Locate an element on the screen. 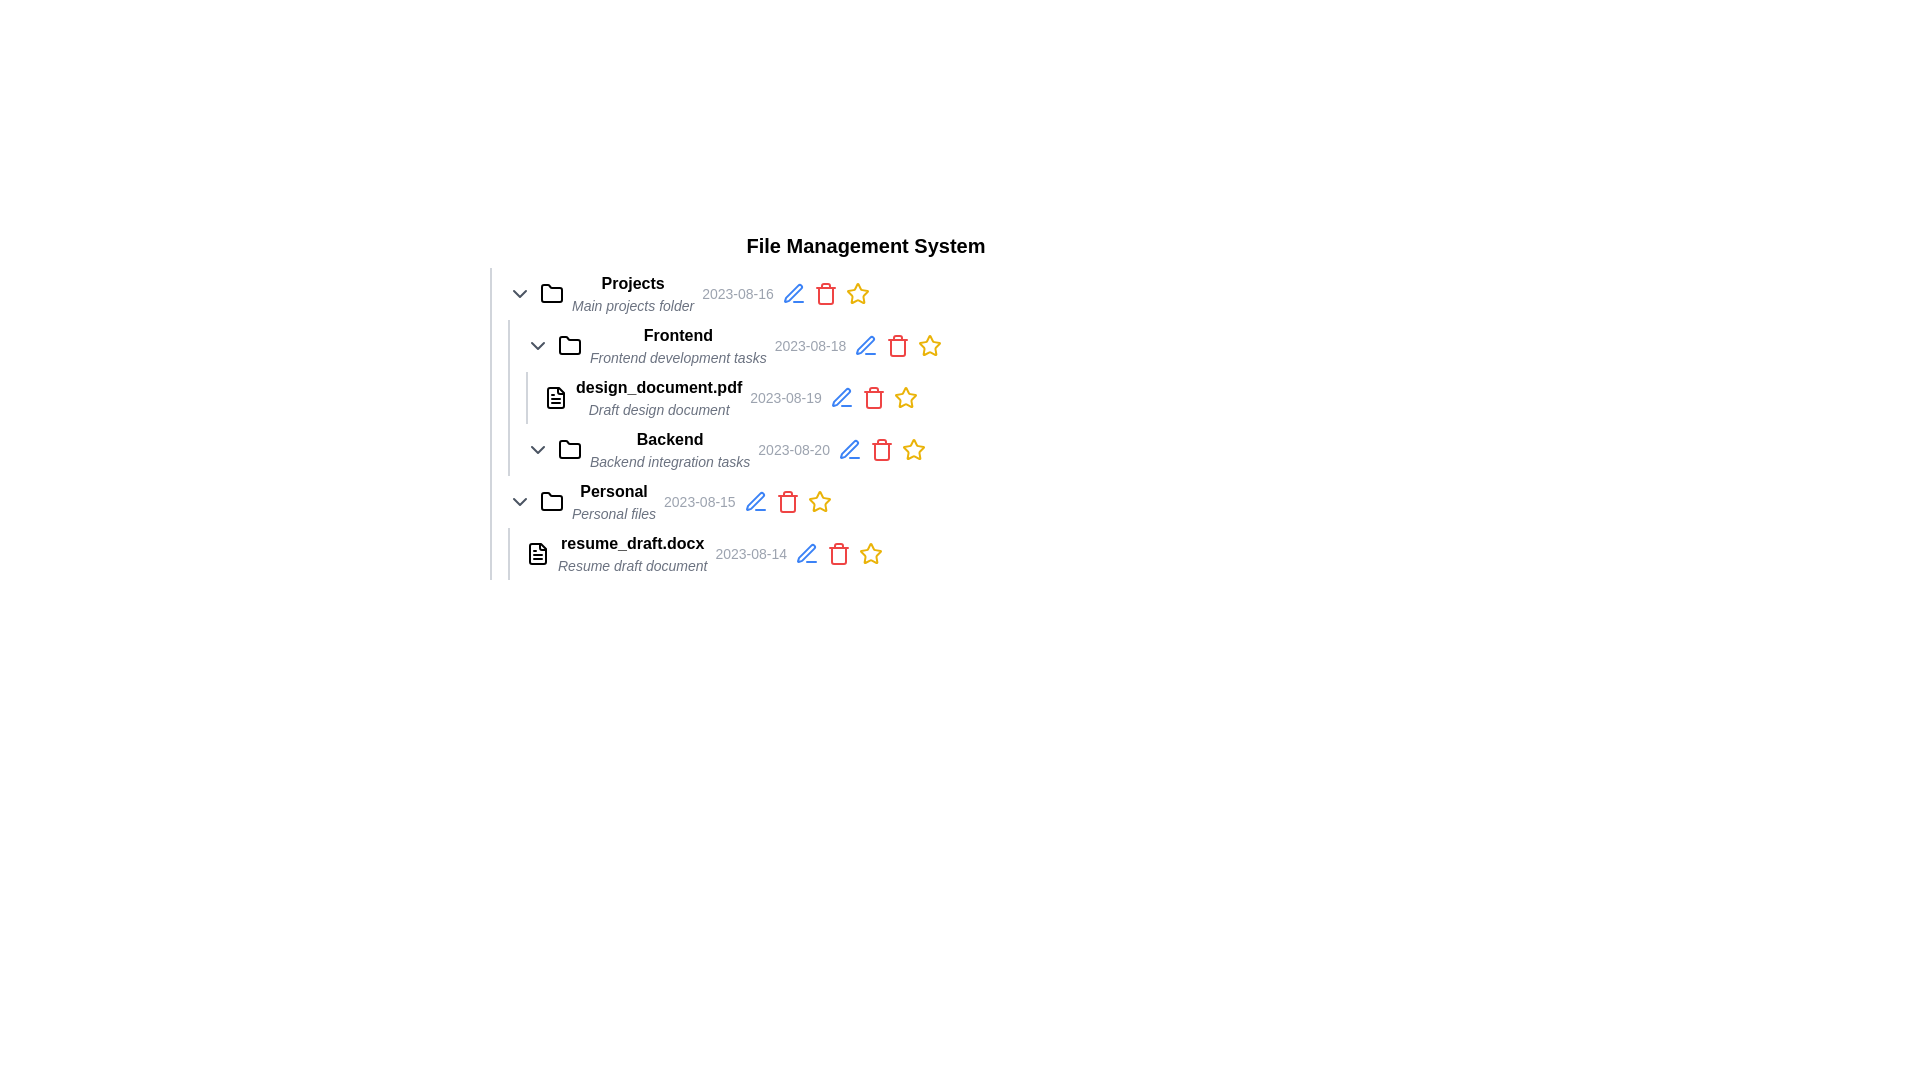 Image resolution: width=1920 pixels, height=1080 pixels. the Text label that provides additional context about the document 'resume_draft.docx' in the file management system under the 'Personal' folder is located at coordinates (631, 566).